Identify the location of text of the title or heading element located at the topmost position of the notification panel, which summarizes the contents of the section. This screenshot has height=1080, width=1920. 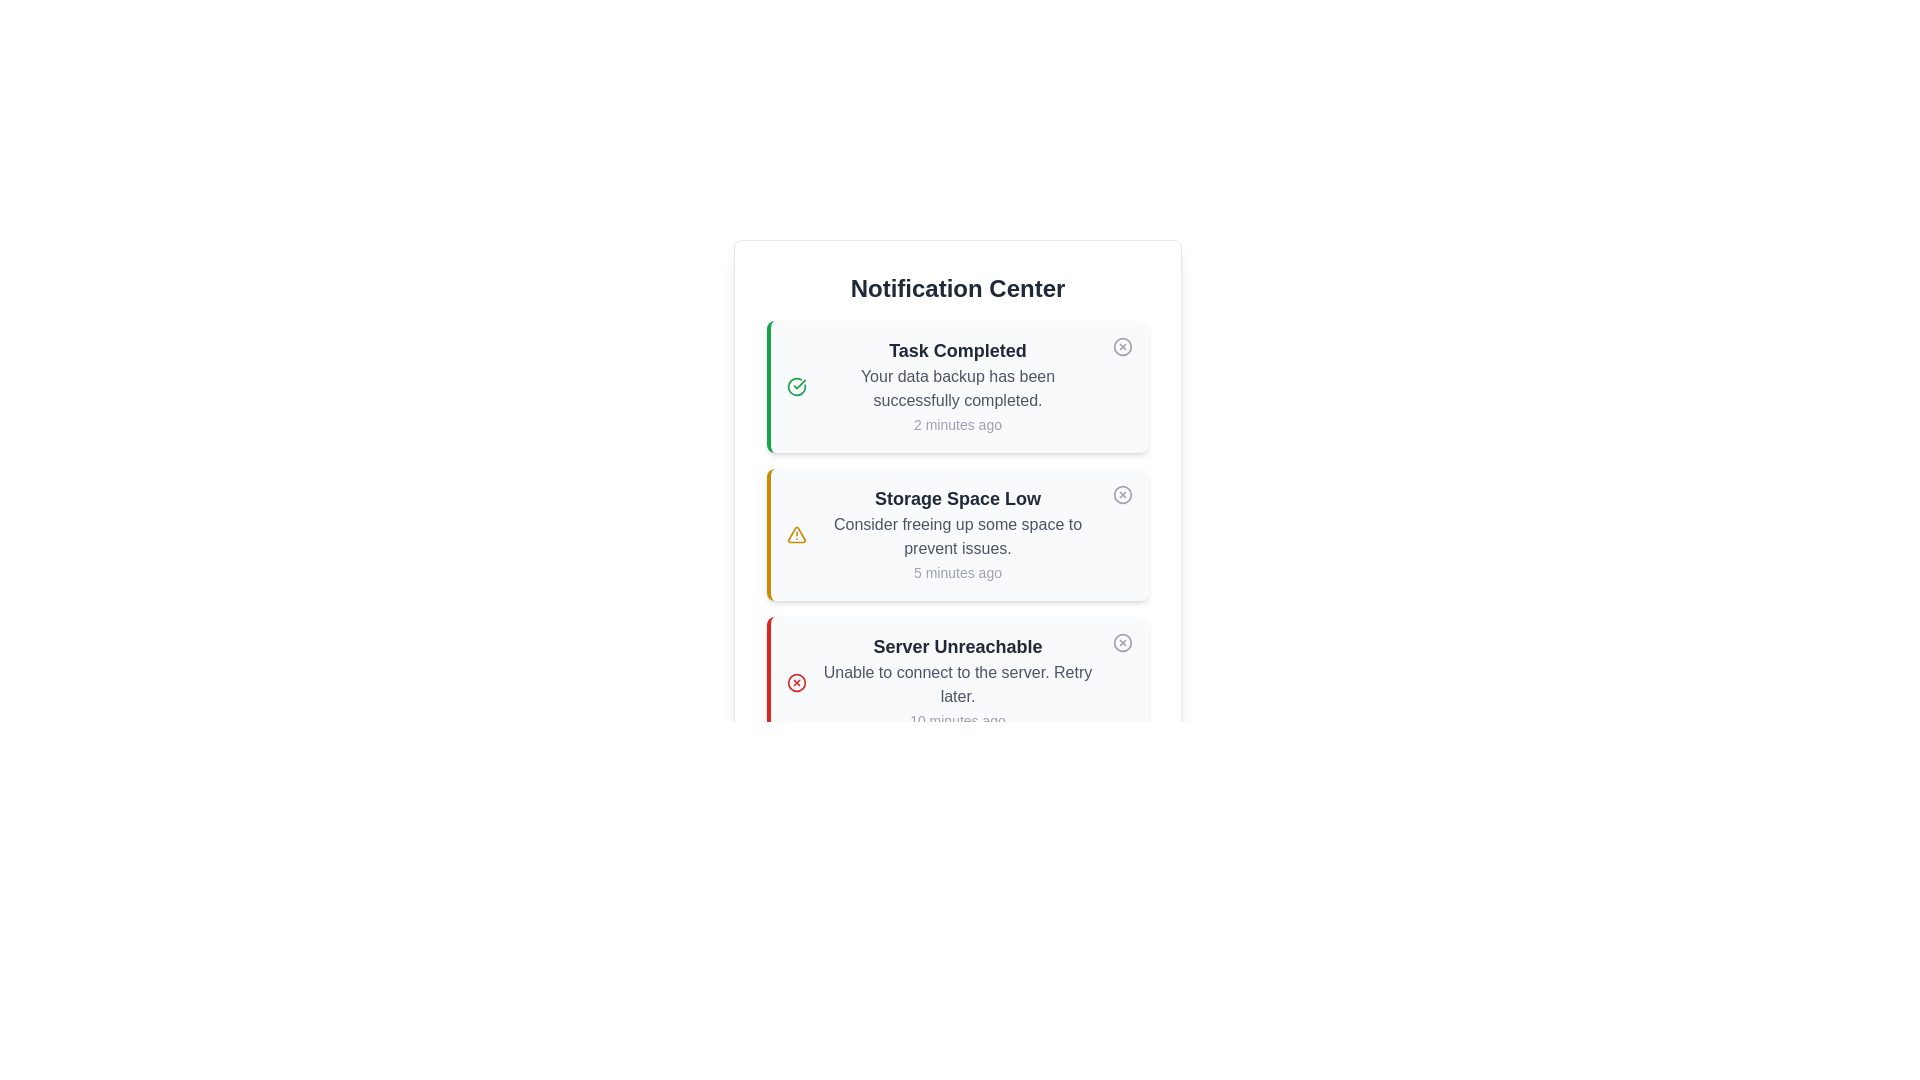
(957, 289).